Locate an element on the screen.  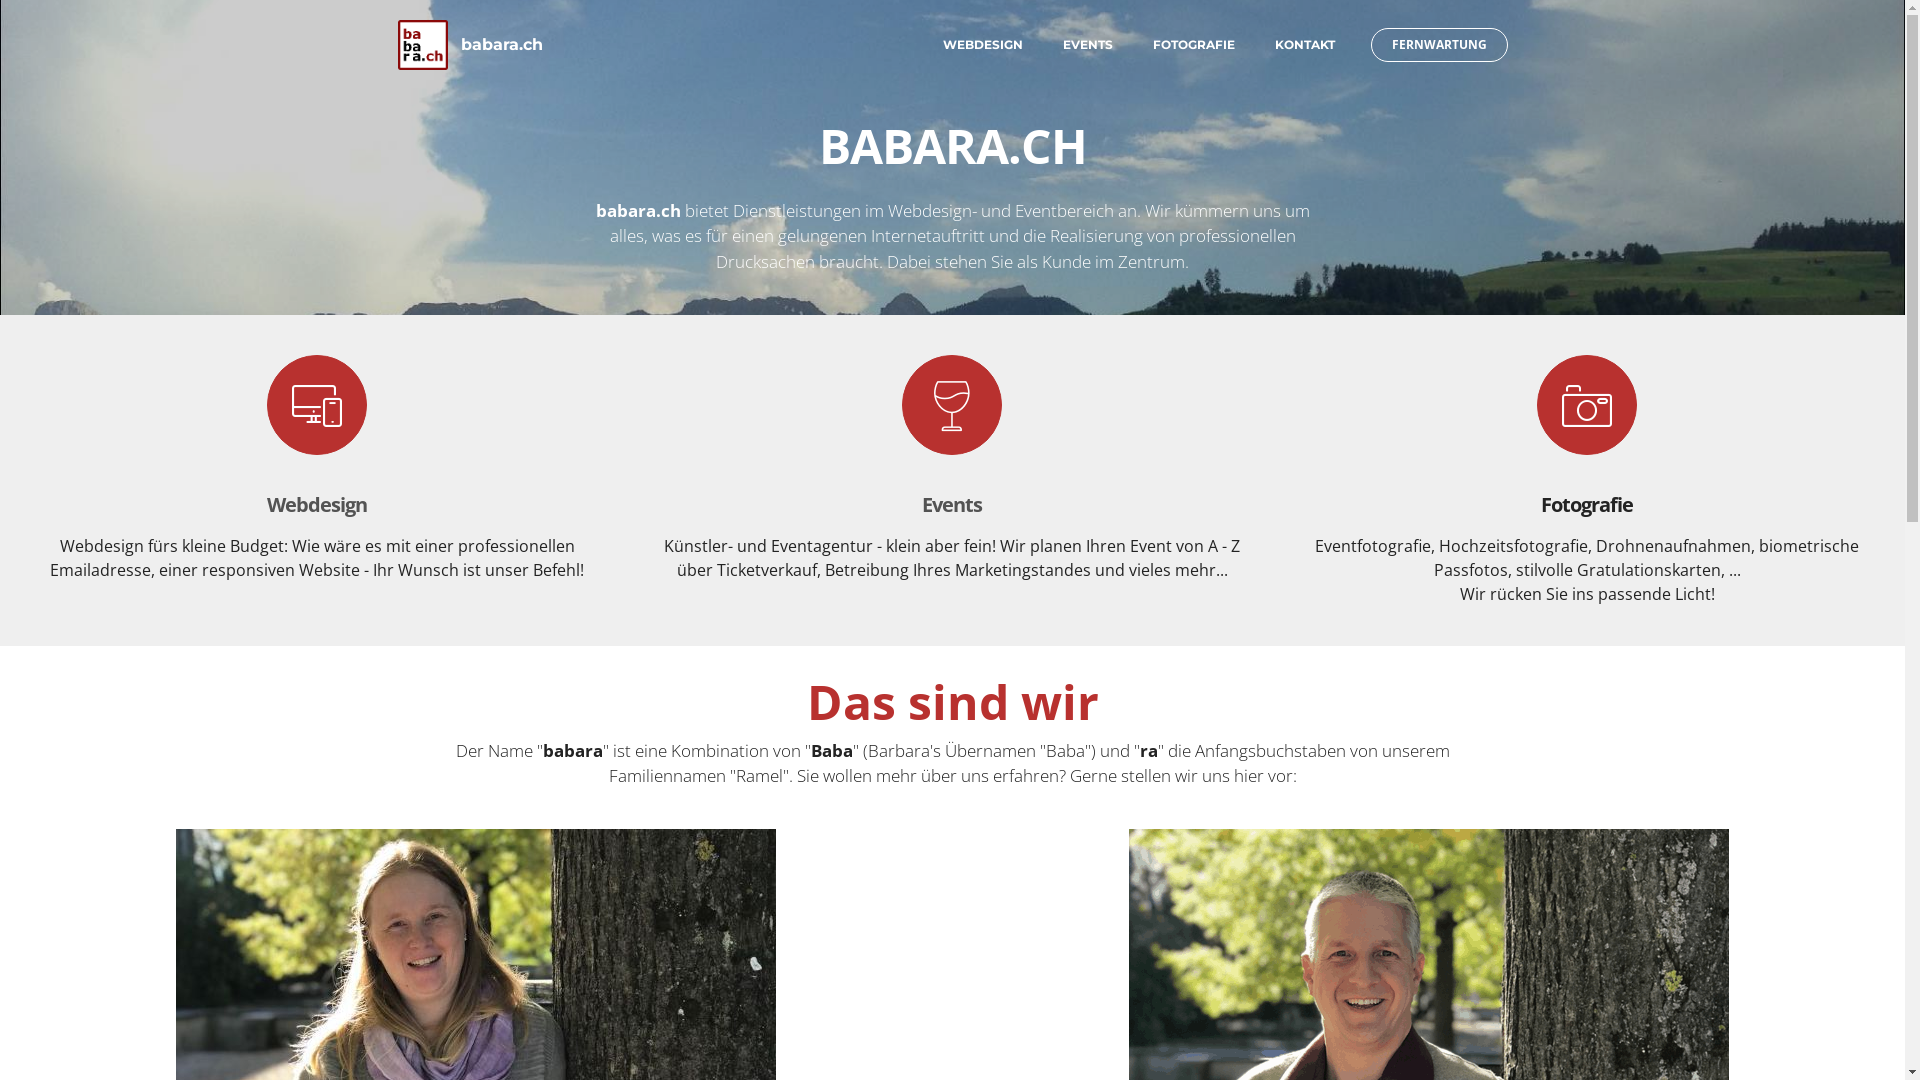
'FERNWARTUNG' is located at coordinates (1368, 45).